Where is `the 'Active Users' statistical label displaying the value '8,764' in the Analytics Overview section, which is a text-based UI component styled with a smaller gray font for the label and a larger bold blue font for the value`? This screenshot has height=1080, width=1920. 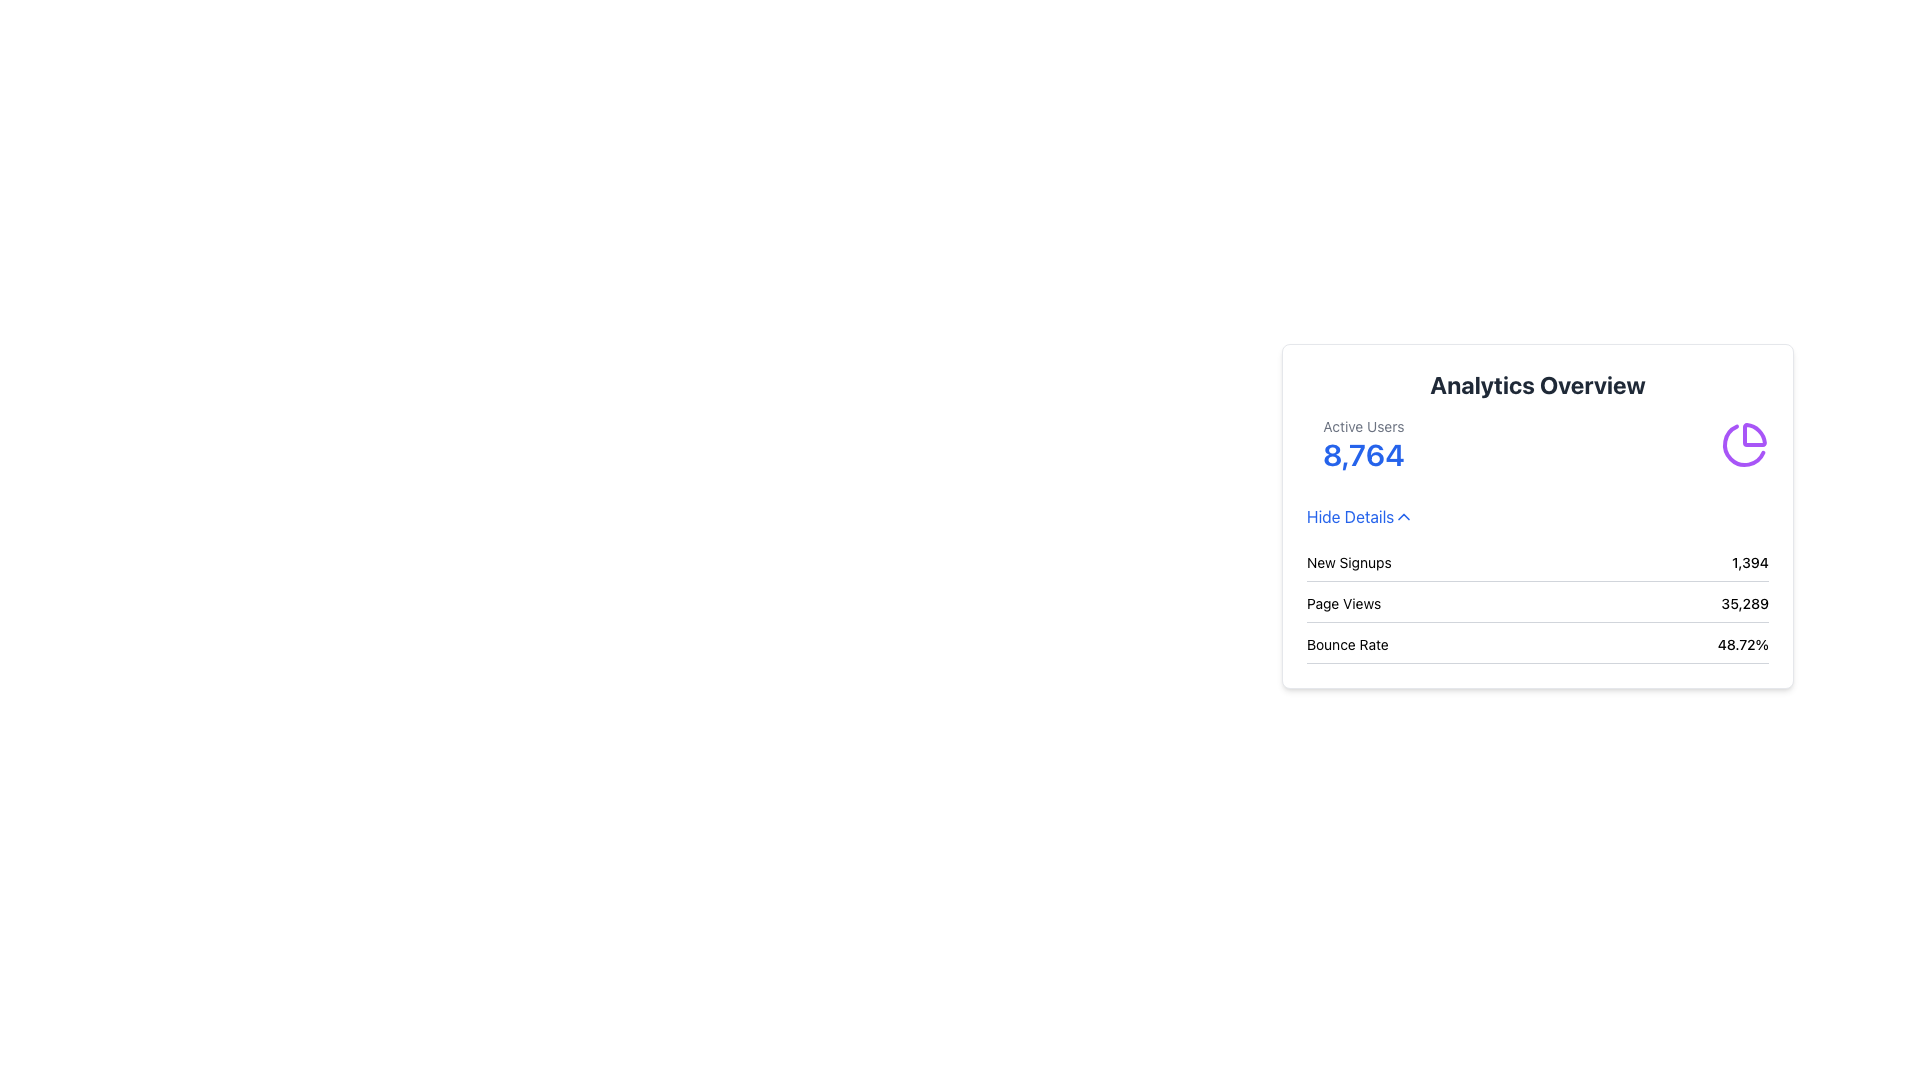
the 'Active Users' statistical label displaying the value '8,764' in the Analytics Overview section, which is a text-based UI component styled with a smaller gray font for the label and a larger bold blue font for the value is located at coordinates (1362, 443).